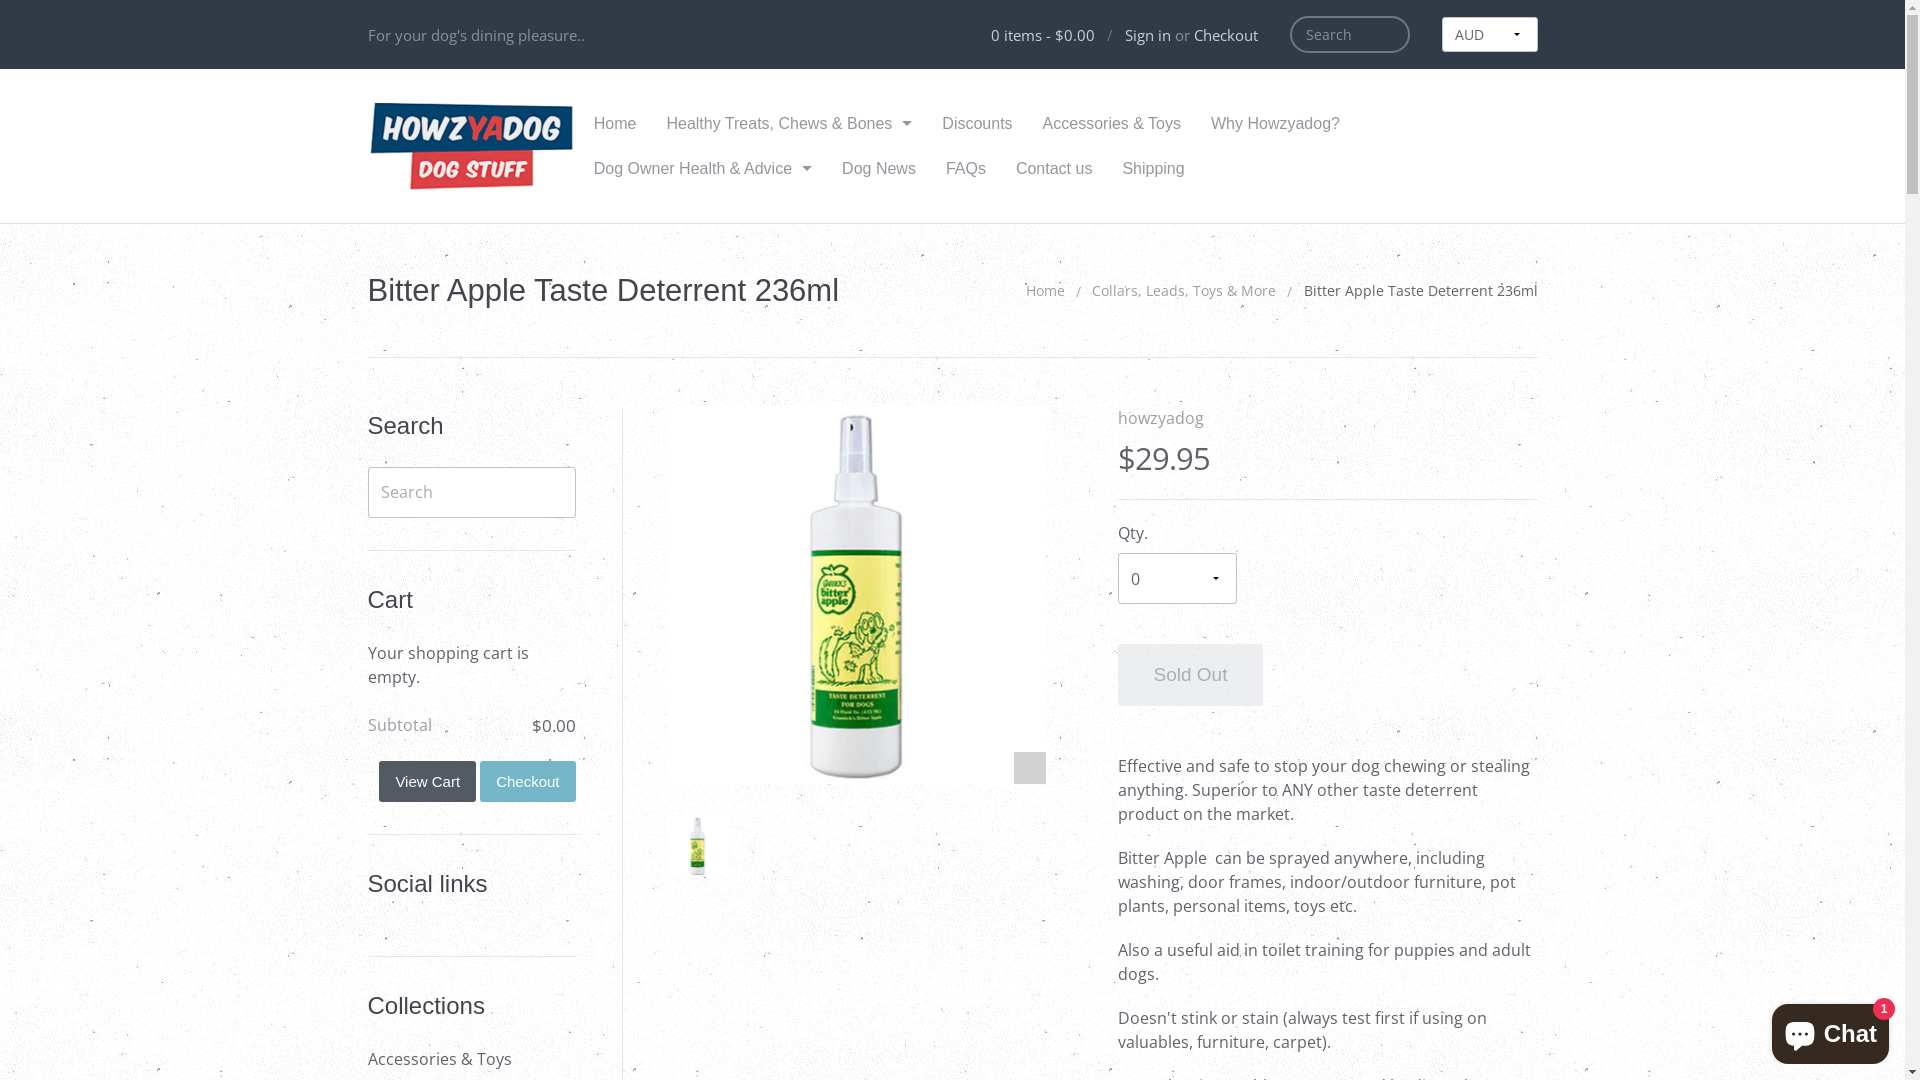 The width and height of the screenshot is (1920, 1080). What do you see at coordinates (1184, 290) in the screenshot?
I see `'Collars, Leads, Toys & More'` at bounding box center [1184, 290].